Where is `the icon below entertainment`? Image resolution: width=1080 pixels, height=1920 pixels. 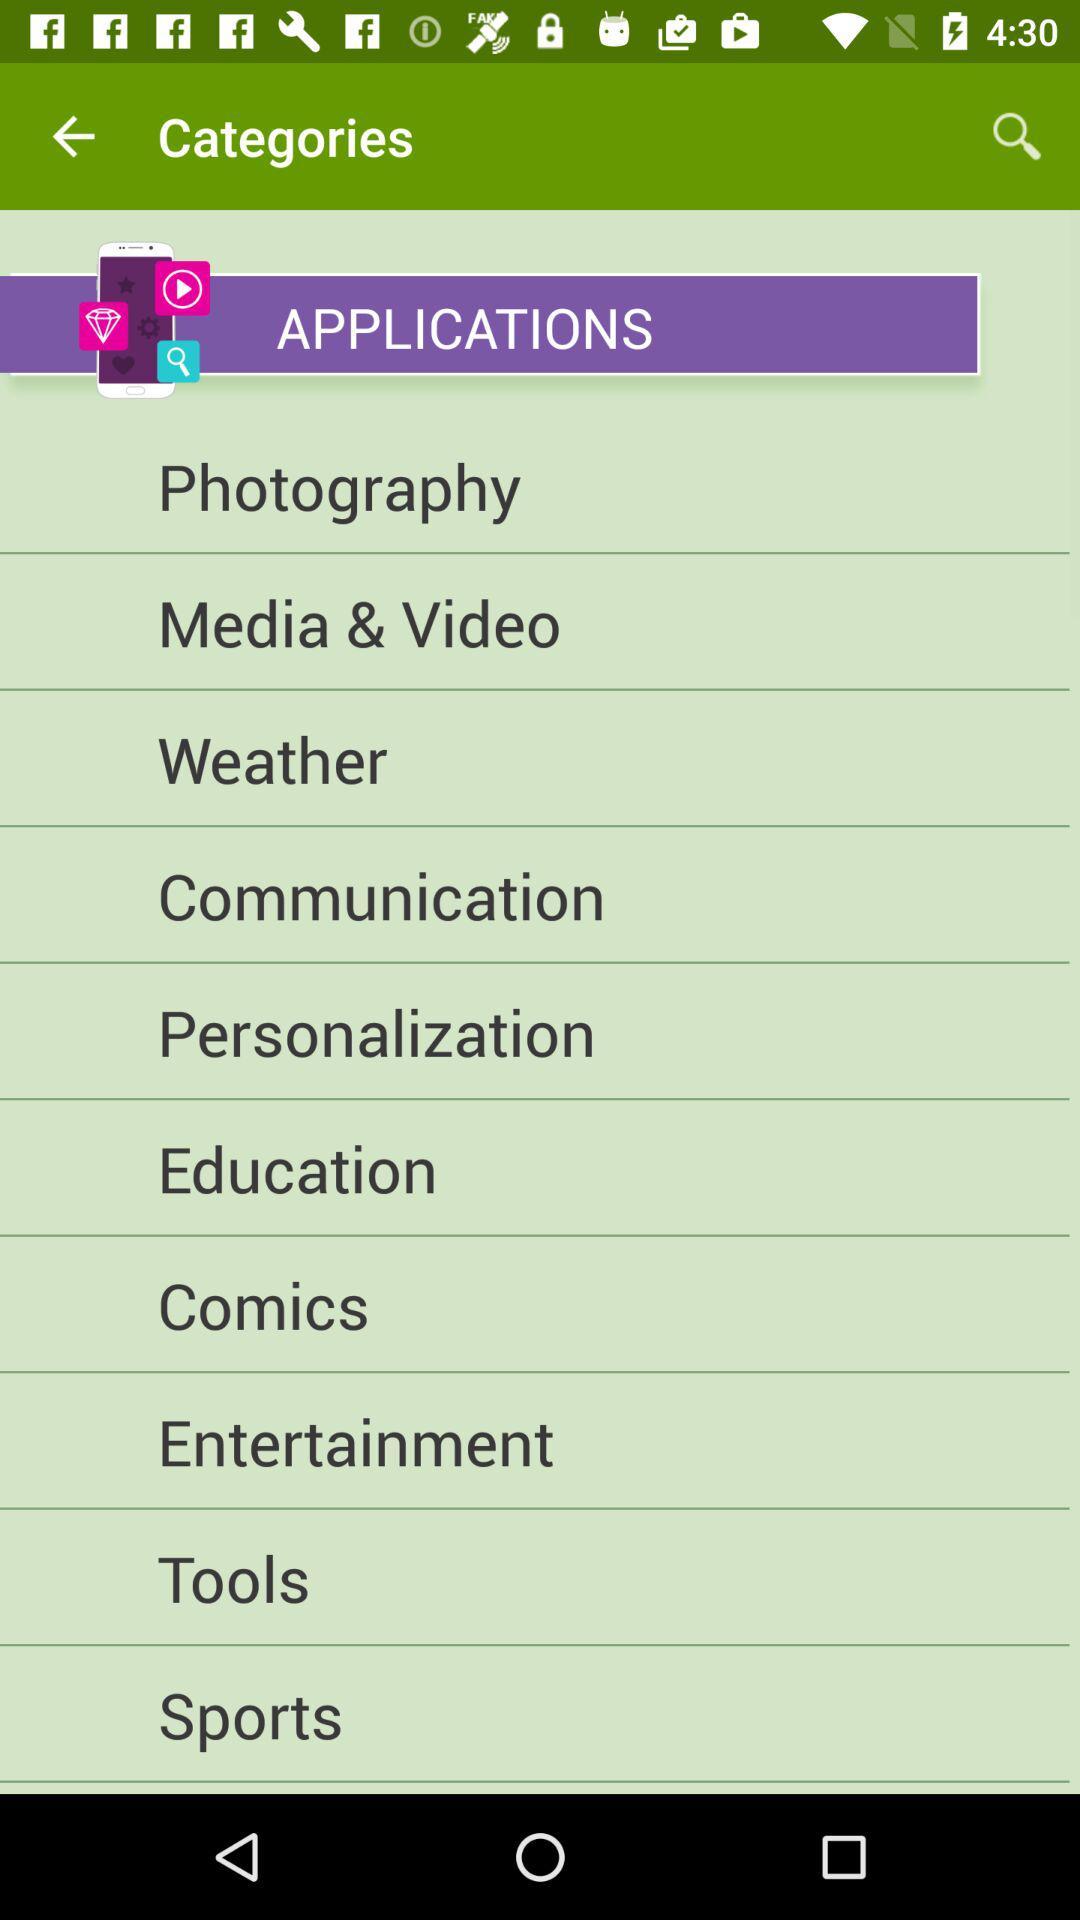
the icon below entertainment is located at coordinates (533, 1577).